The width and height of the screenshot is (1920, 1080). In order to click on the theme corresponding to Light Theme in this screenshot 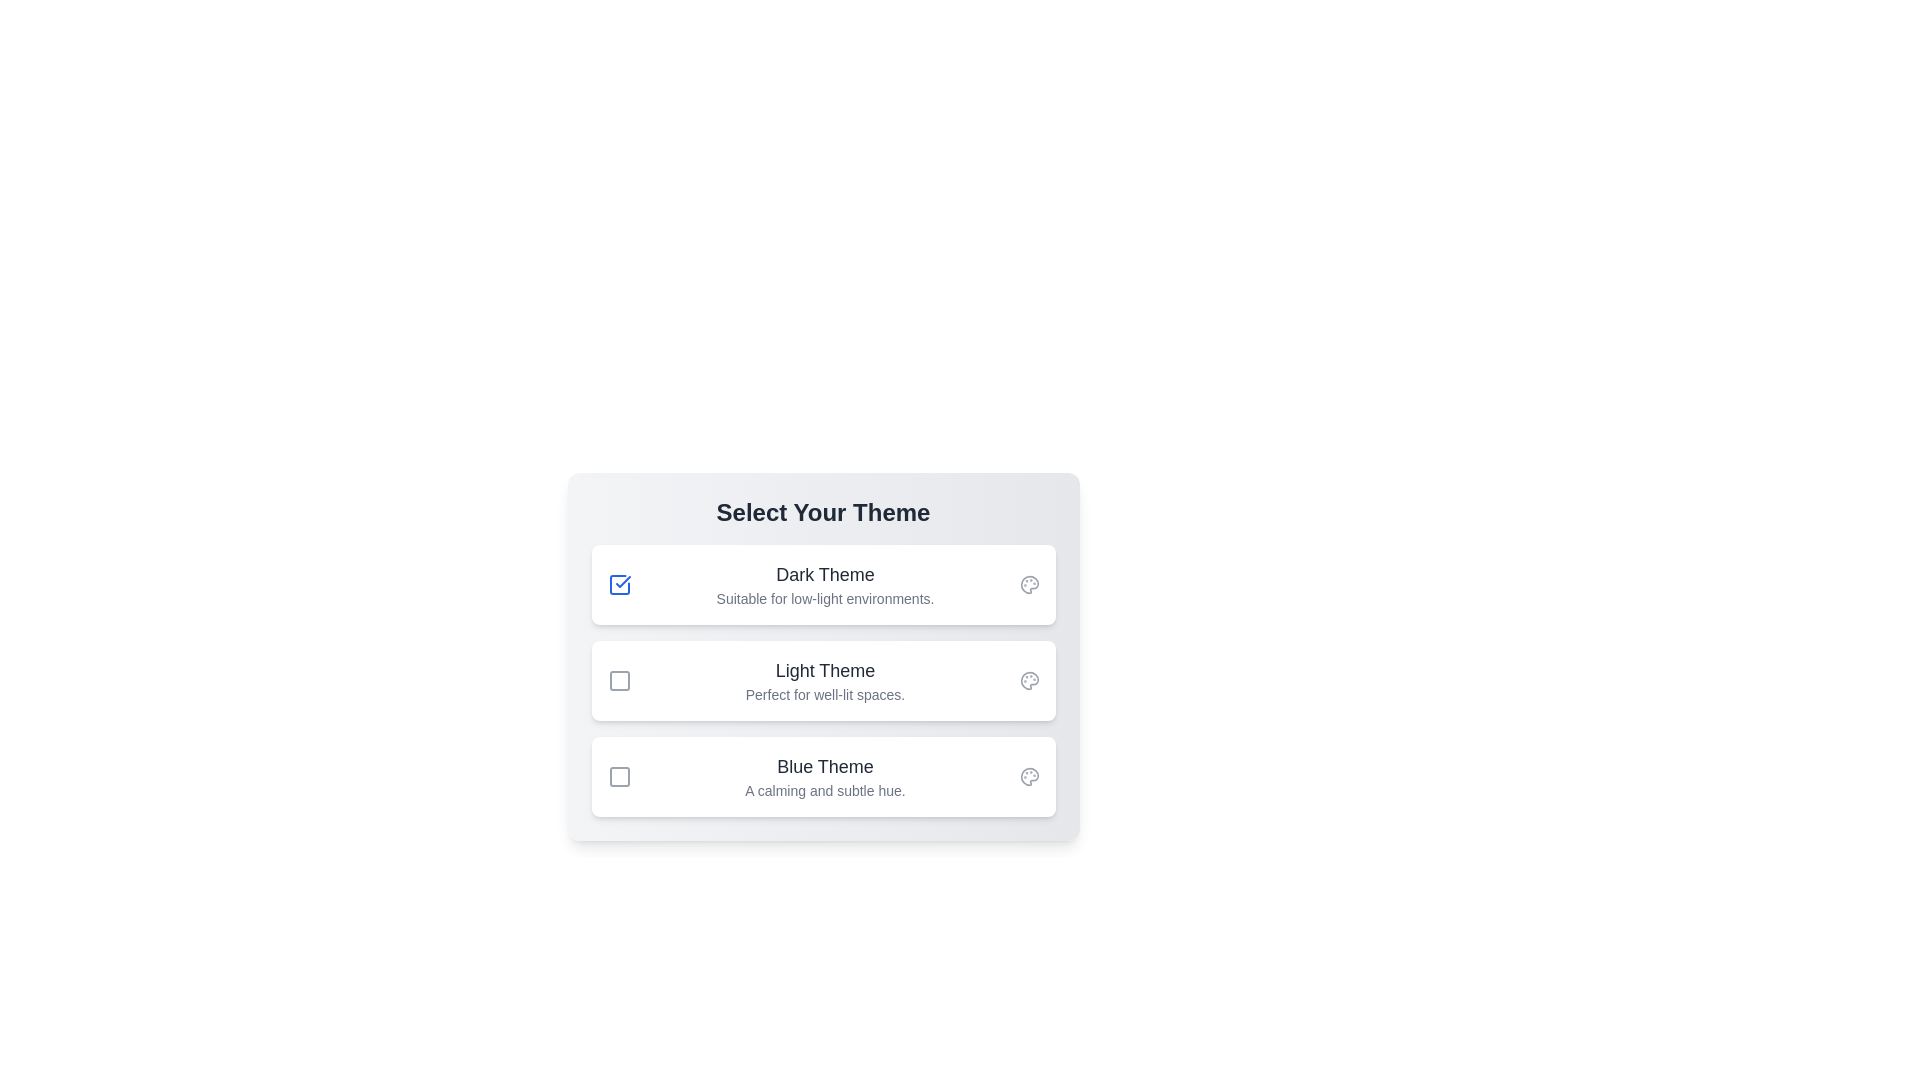, I will do `click(618, 680)`.